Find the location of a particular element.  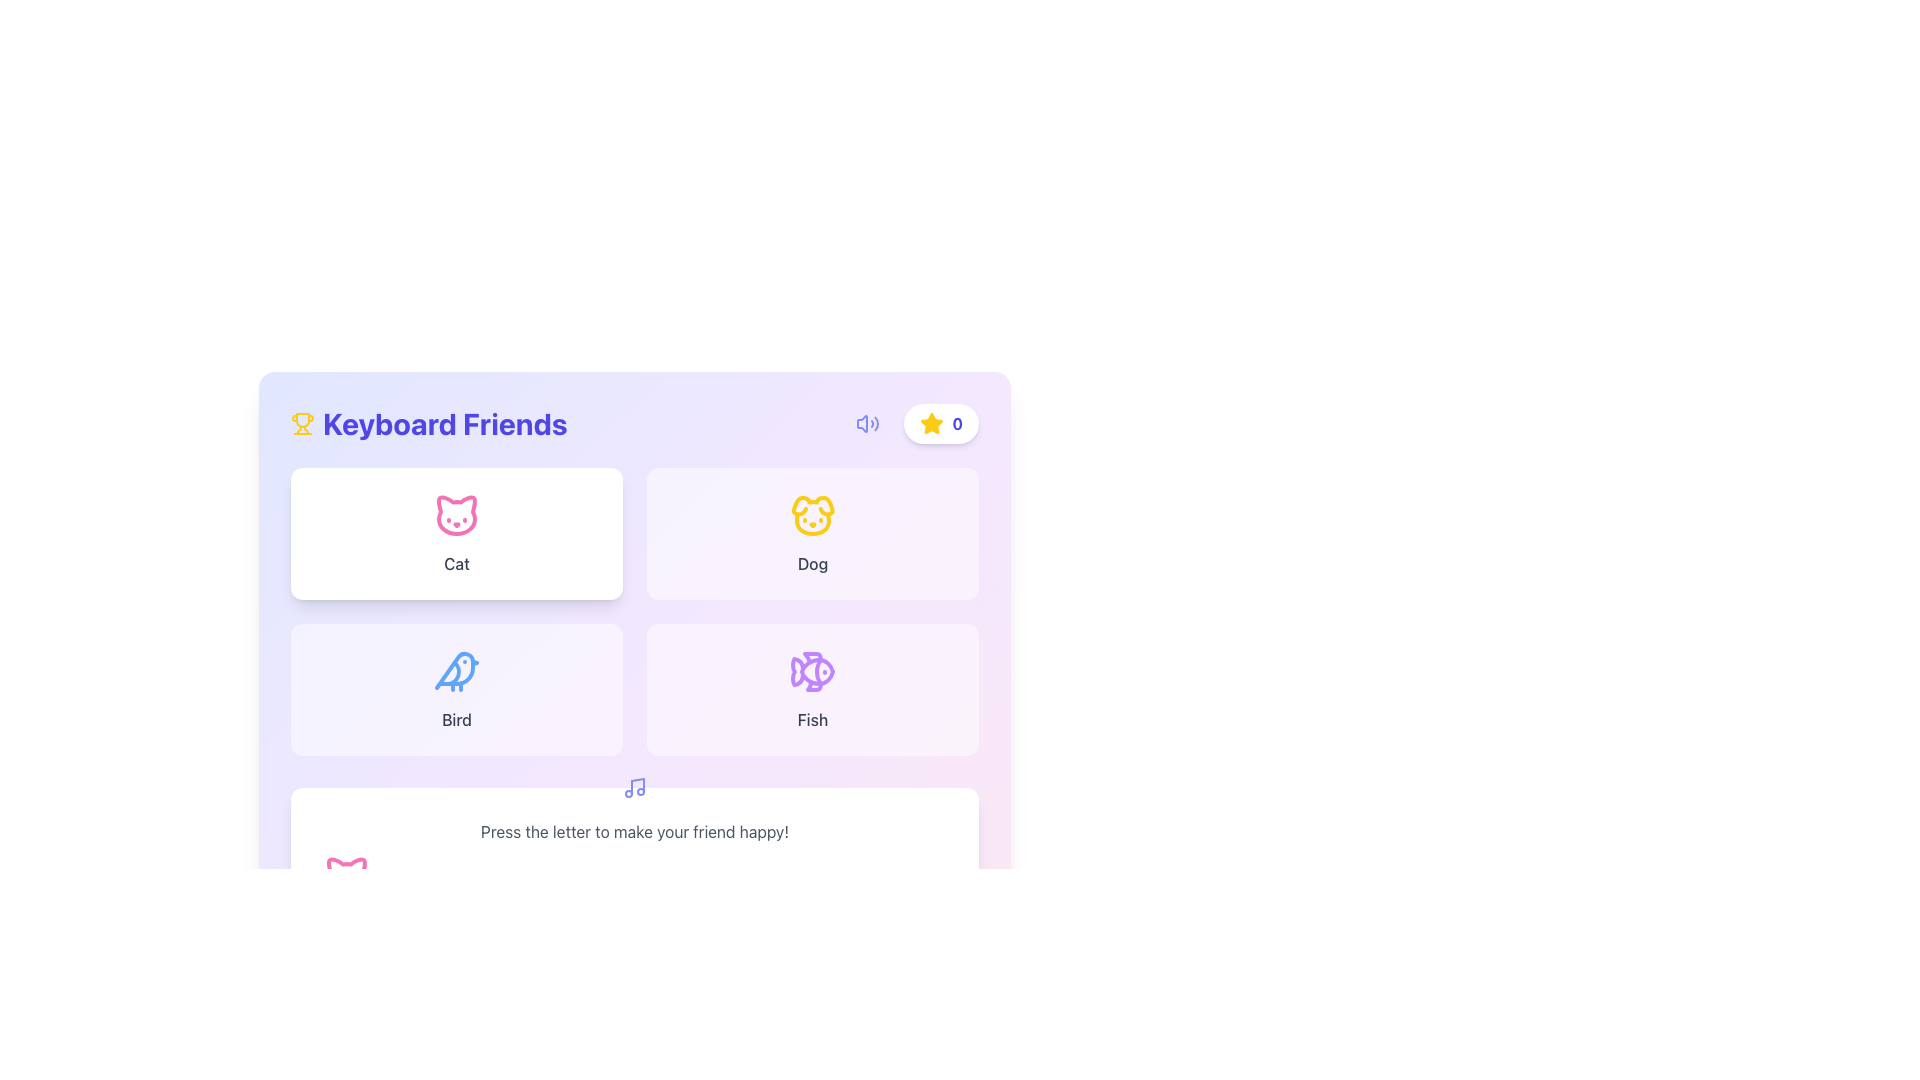

the volume control icon in the UI header, located in the top-right corner is located at coordinates (862, 423).